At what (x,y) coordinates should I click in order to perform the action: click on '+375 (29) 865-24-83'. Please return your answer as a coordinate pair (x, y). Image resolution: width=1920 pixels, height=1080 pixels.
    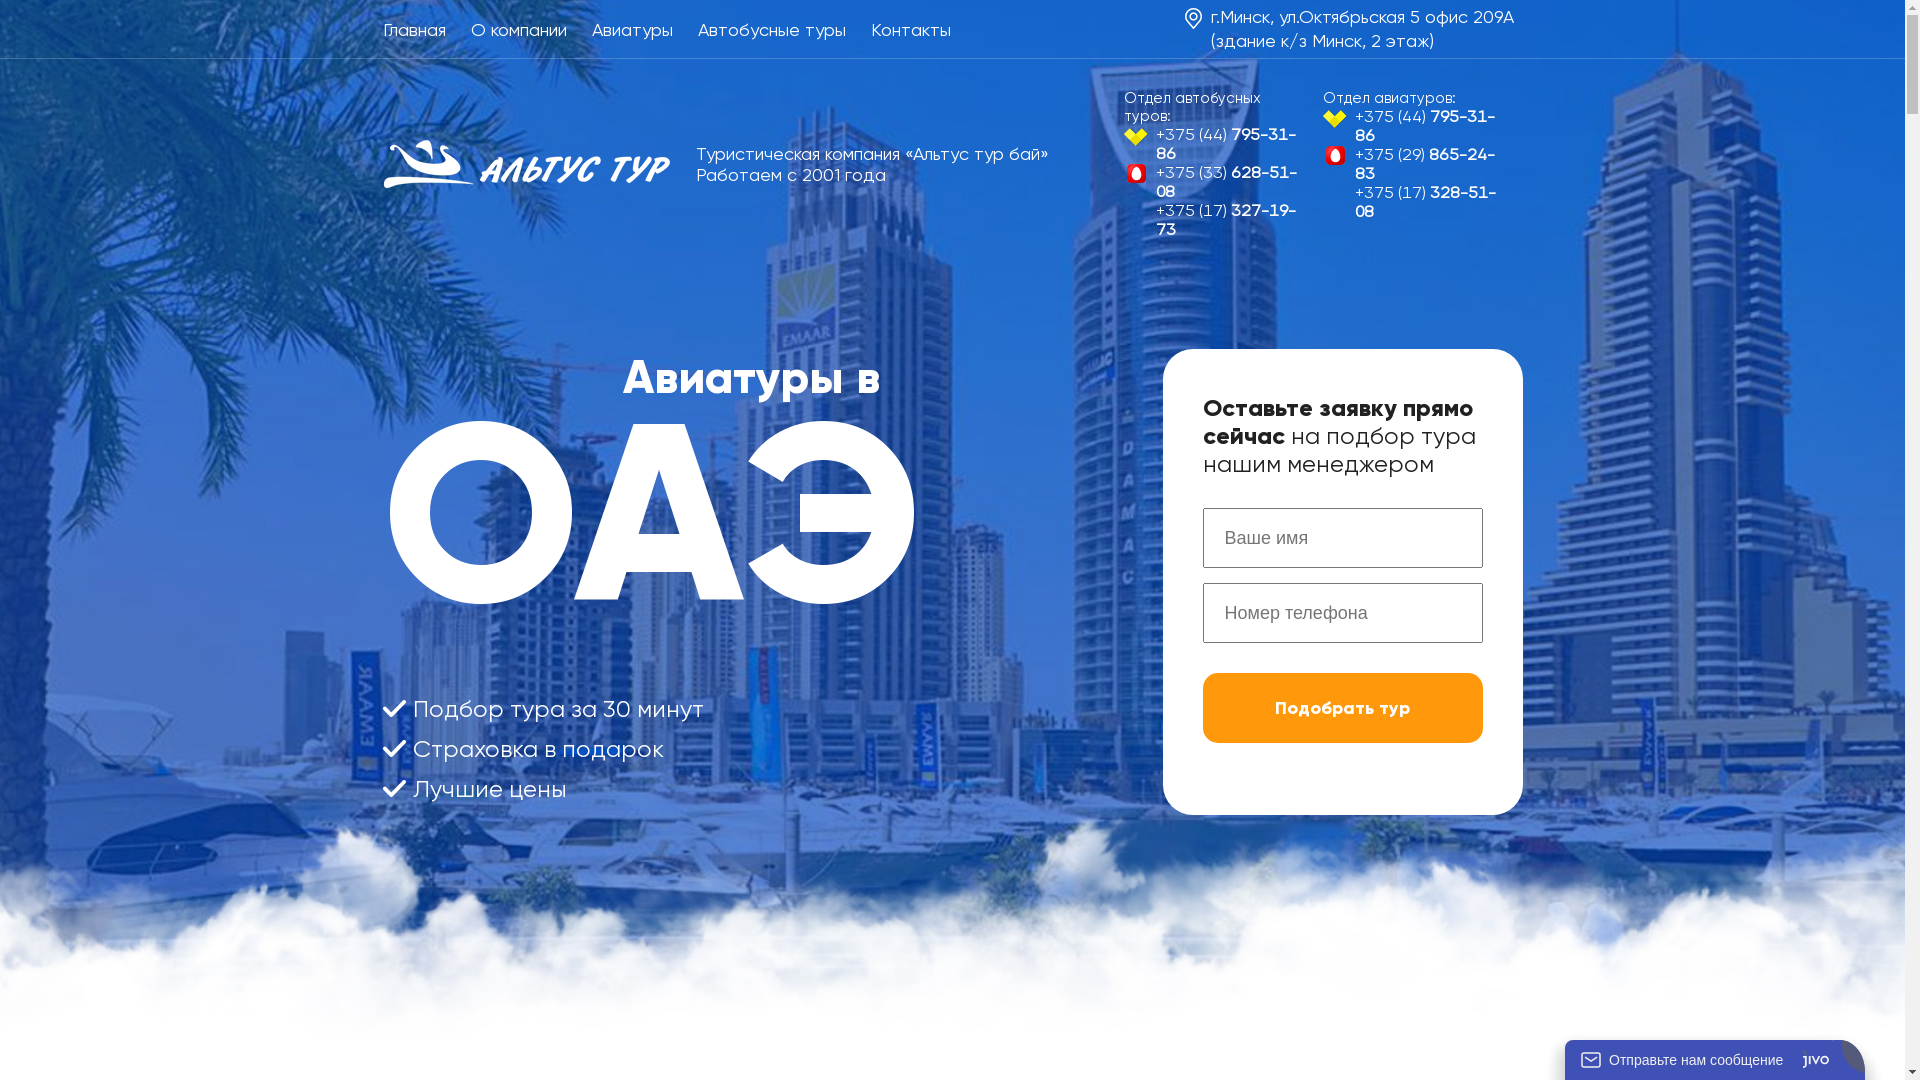
    Looking at the image, I should click on (1414, 163).